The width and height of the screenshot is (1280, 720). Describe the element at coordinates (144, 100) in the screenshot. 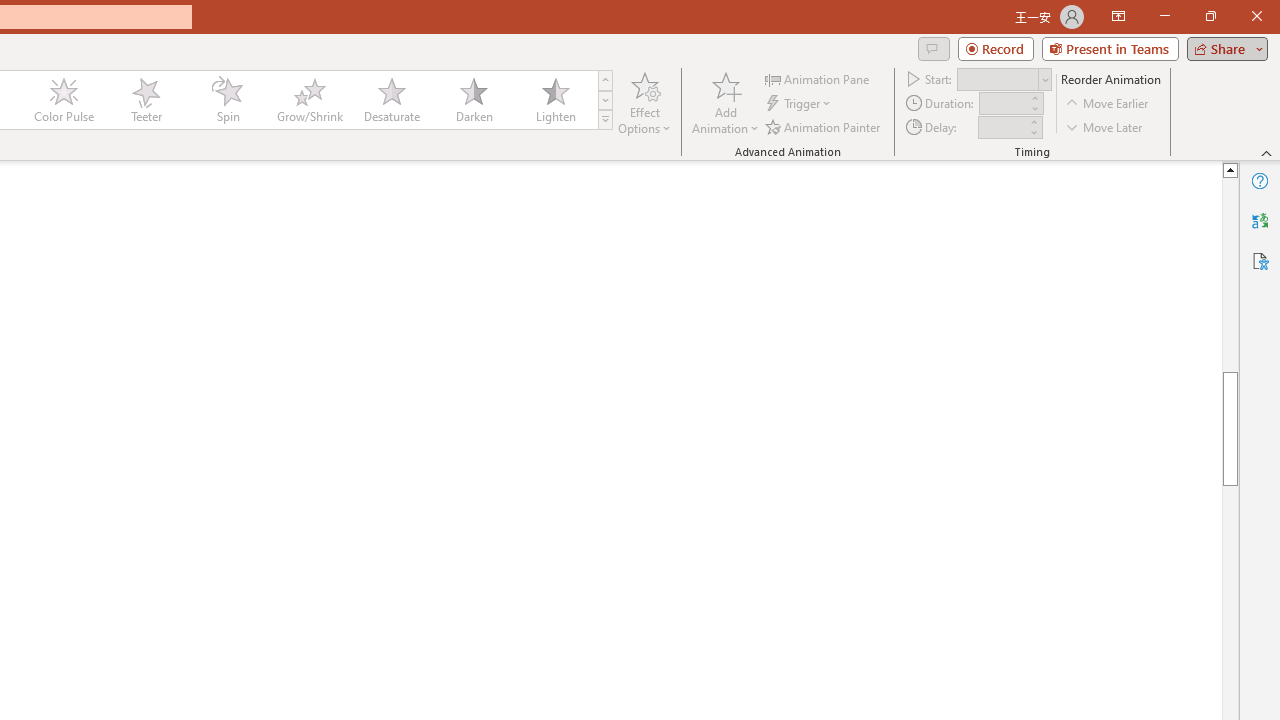

I see `'Teeter'` at that location.